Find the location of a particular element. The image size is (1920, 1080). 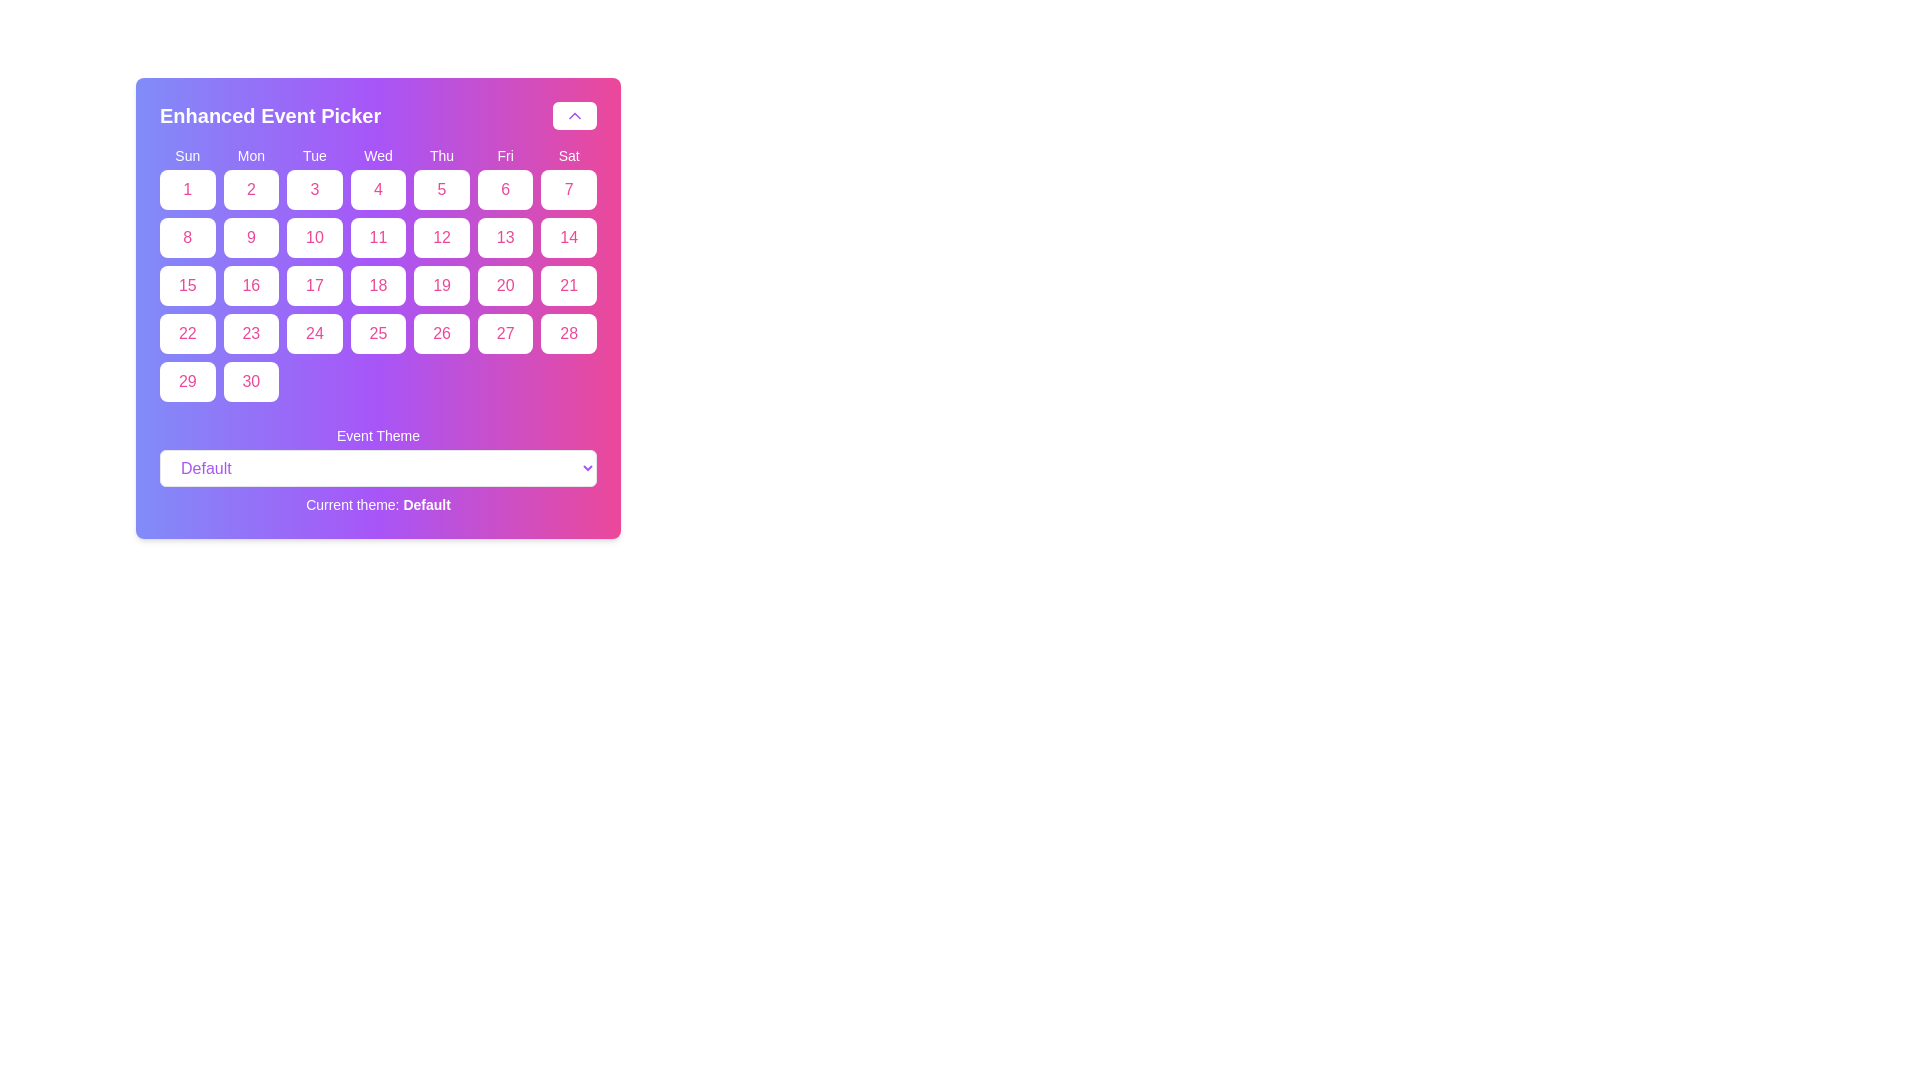

the button is located at coordinates (378, 285).